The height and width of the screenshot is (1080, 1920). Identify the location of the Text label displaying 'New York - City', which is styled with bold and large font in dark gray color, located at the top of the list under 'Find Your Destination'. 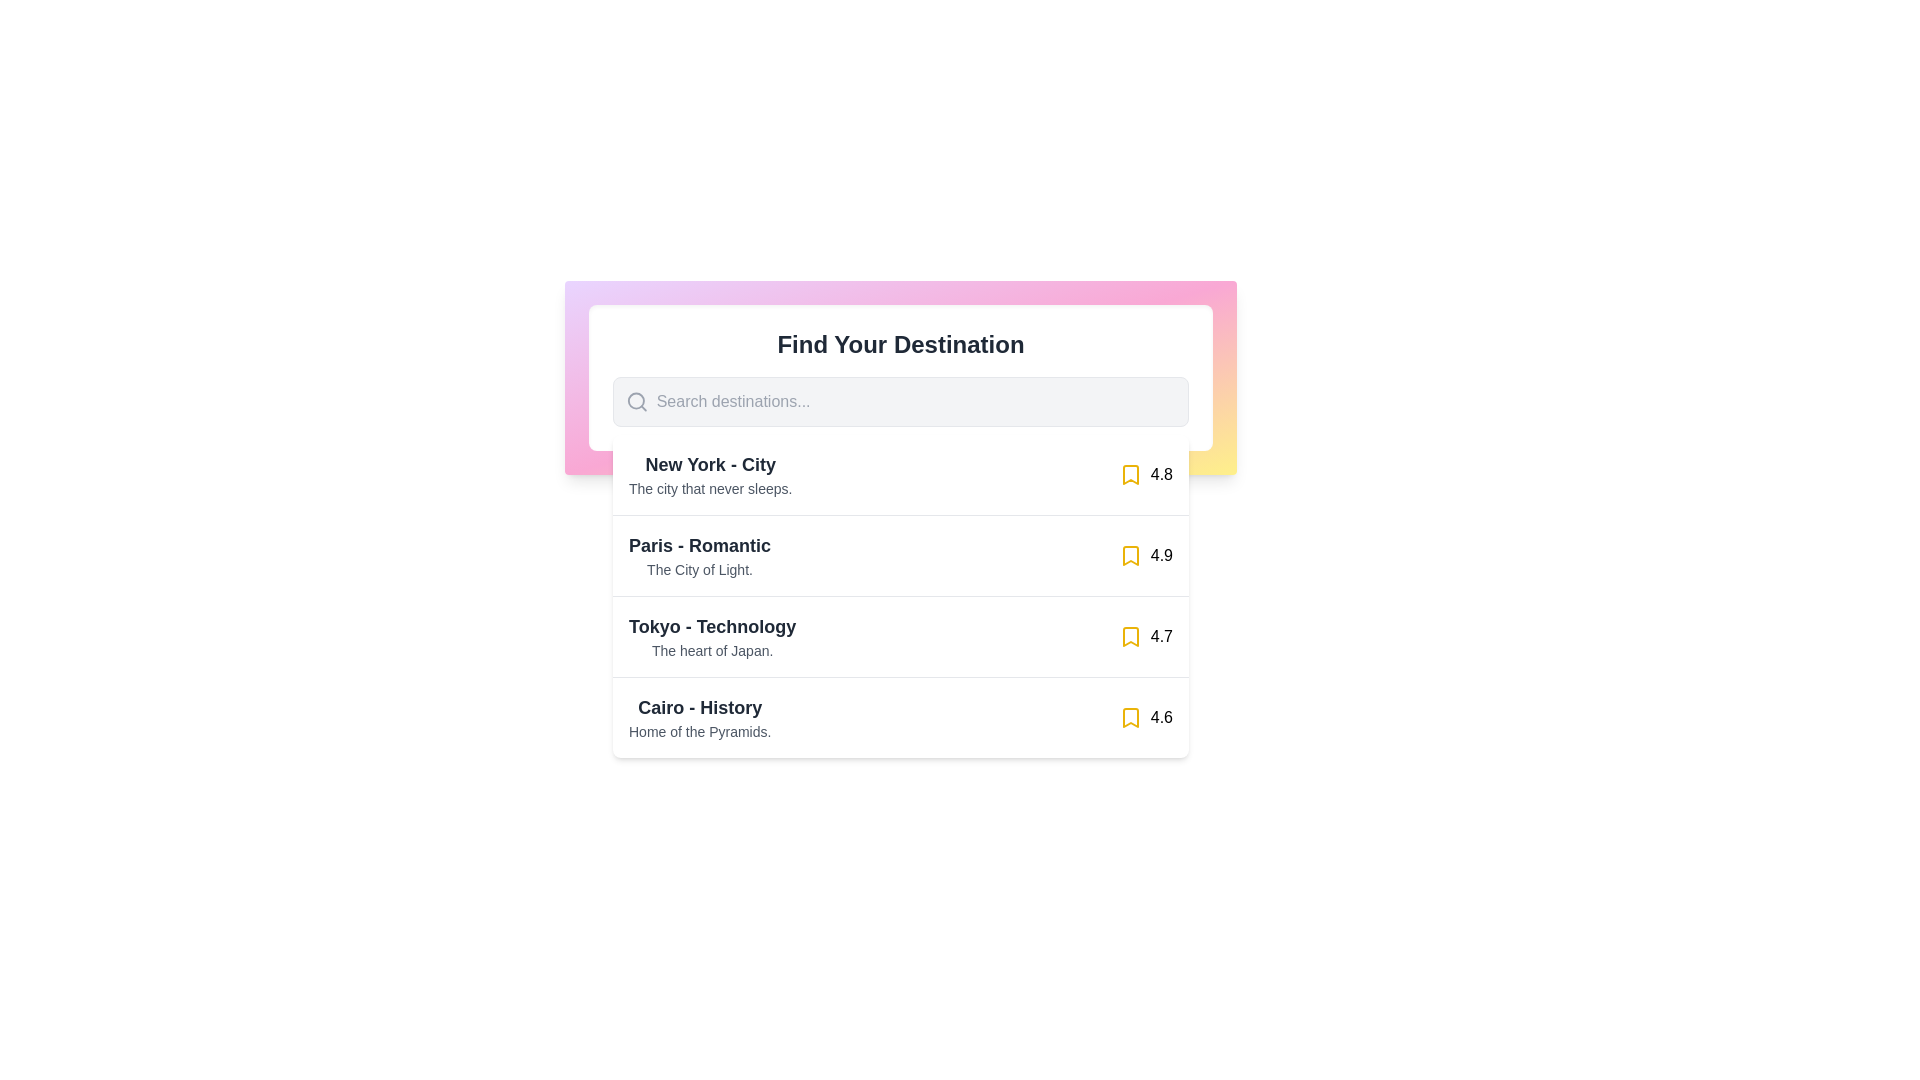
(710, 465).